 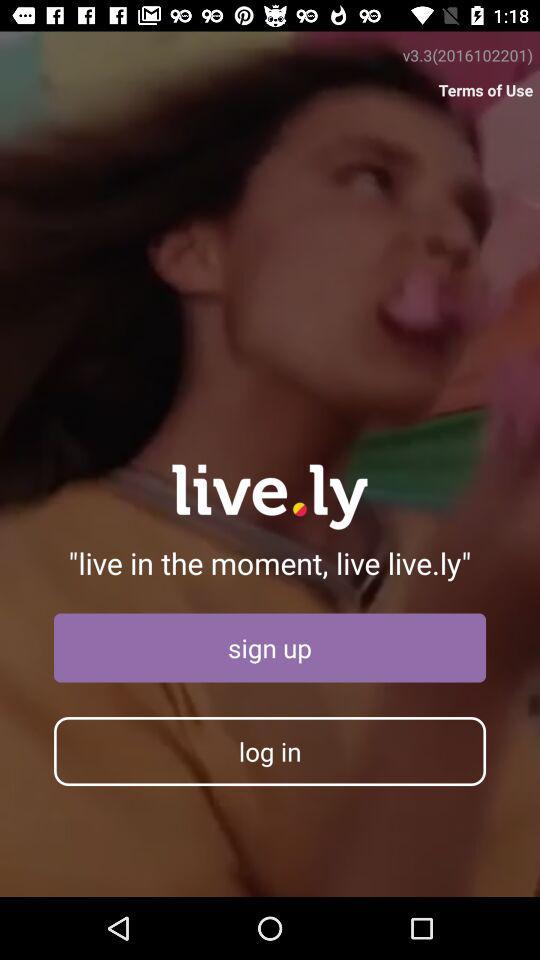 What do you see at coordinates (270, 647) in the screenshot?
I see `app below the live in the icon` at bounding box center [270, 647].